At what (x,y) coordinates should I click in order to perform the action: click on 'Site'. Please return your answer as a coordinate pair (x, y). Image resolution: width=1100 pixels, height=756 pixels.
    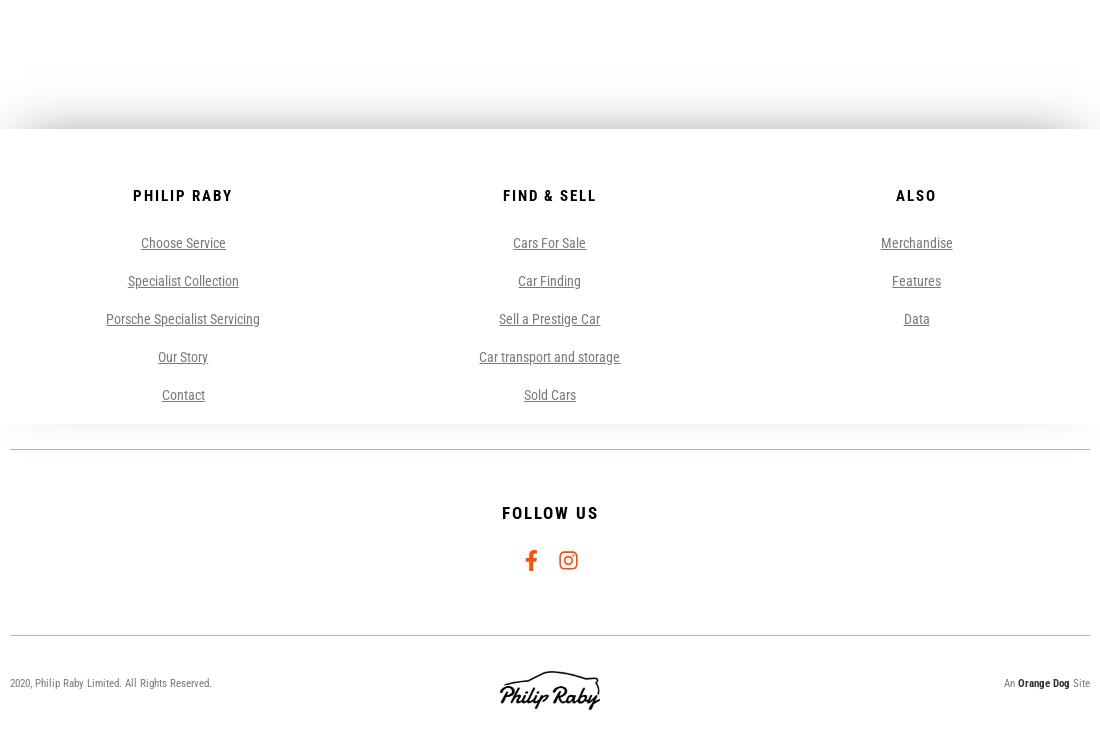
    Looking at the image, I should click on (1078, 682).